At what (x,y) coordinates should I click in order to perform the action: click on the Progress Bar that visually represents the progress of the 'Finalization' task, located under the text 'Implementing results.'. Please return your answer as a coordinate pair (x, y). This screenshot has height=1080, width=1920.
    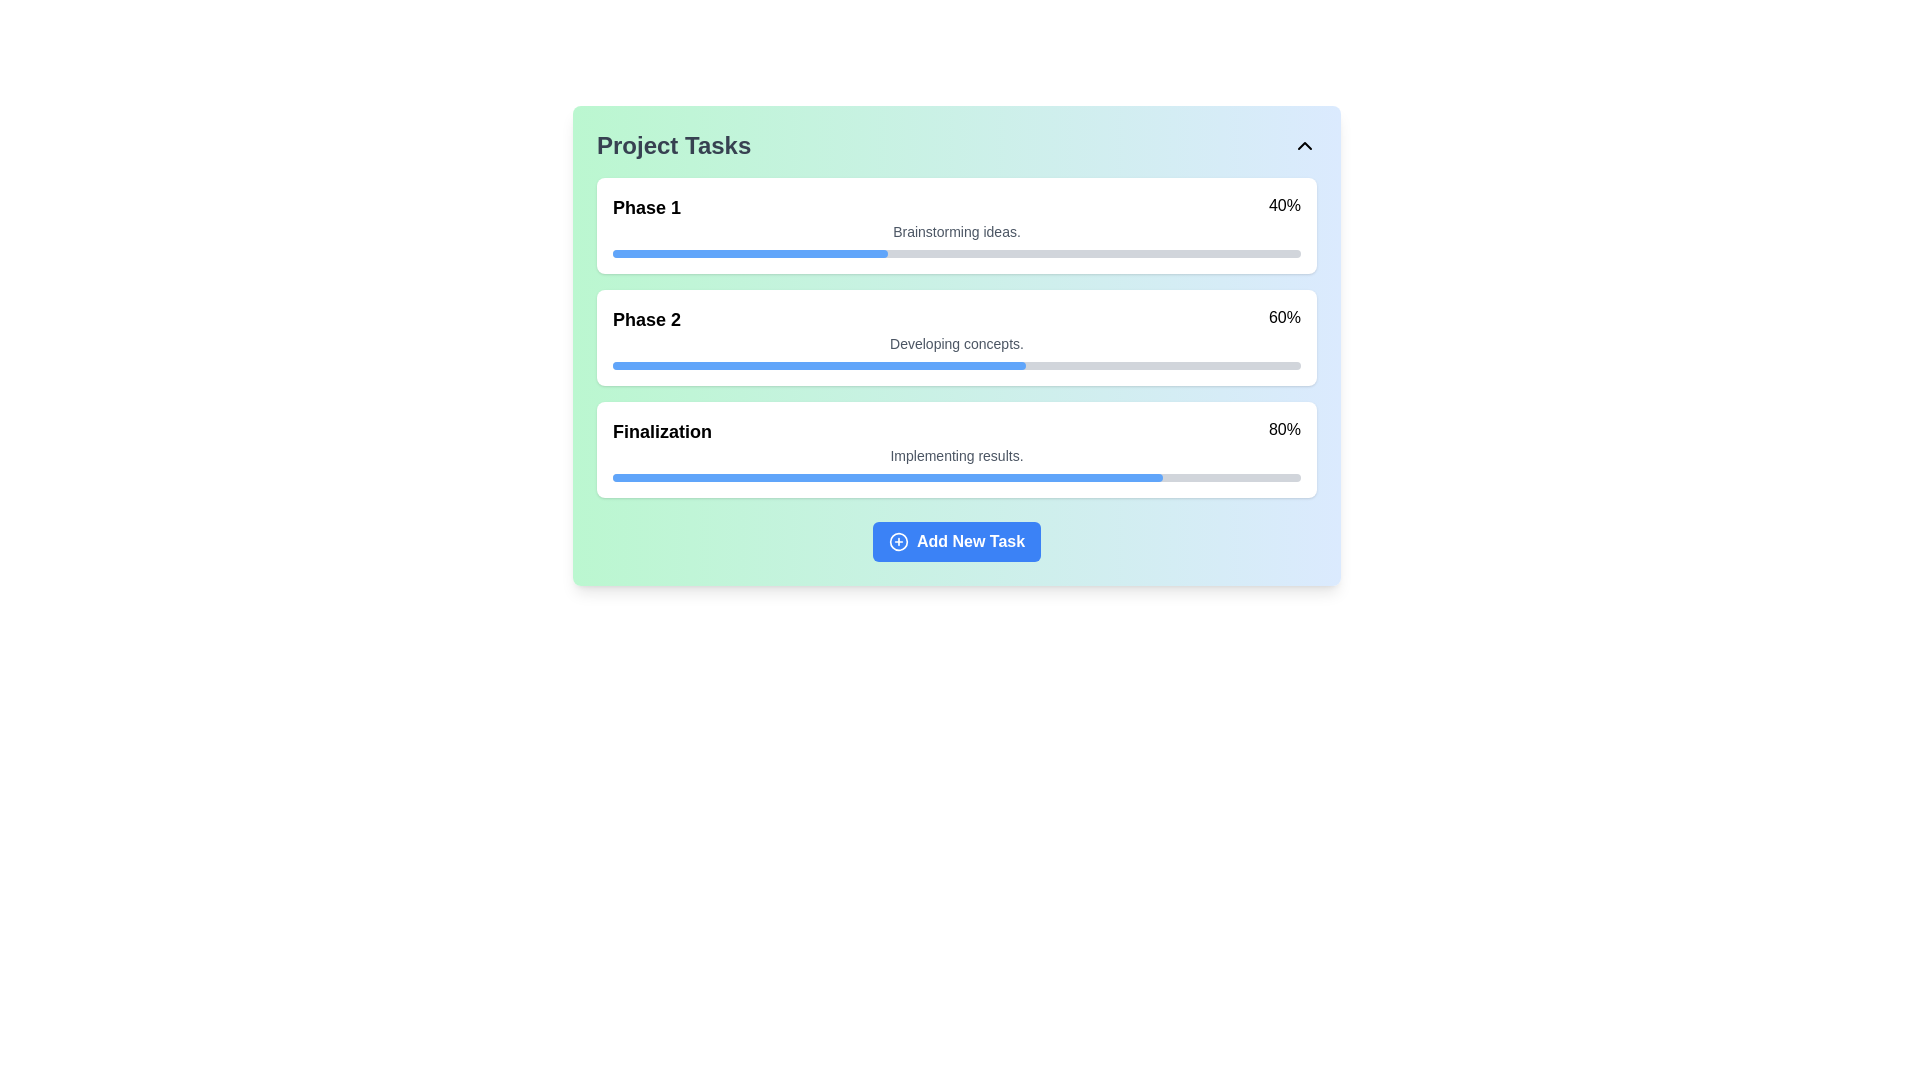
    Looking at the image, I should click on (955, 478).